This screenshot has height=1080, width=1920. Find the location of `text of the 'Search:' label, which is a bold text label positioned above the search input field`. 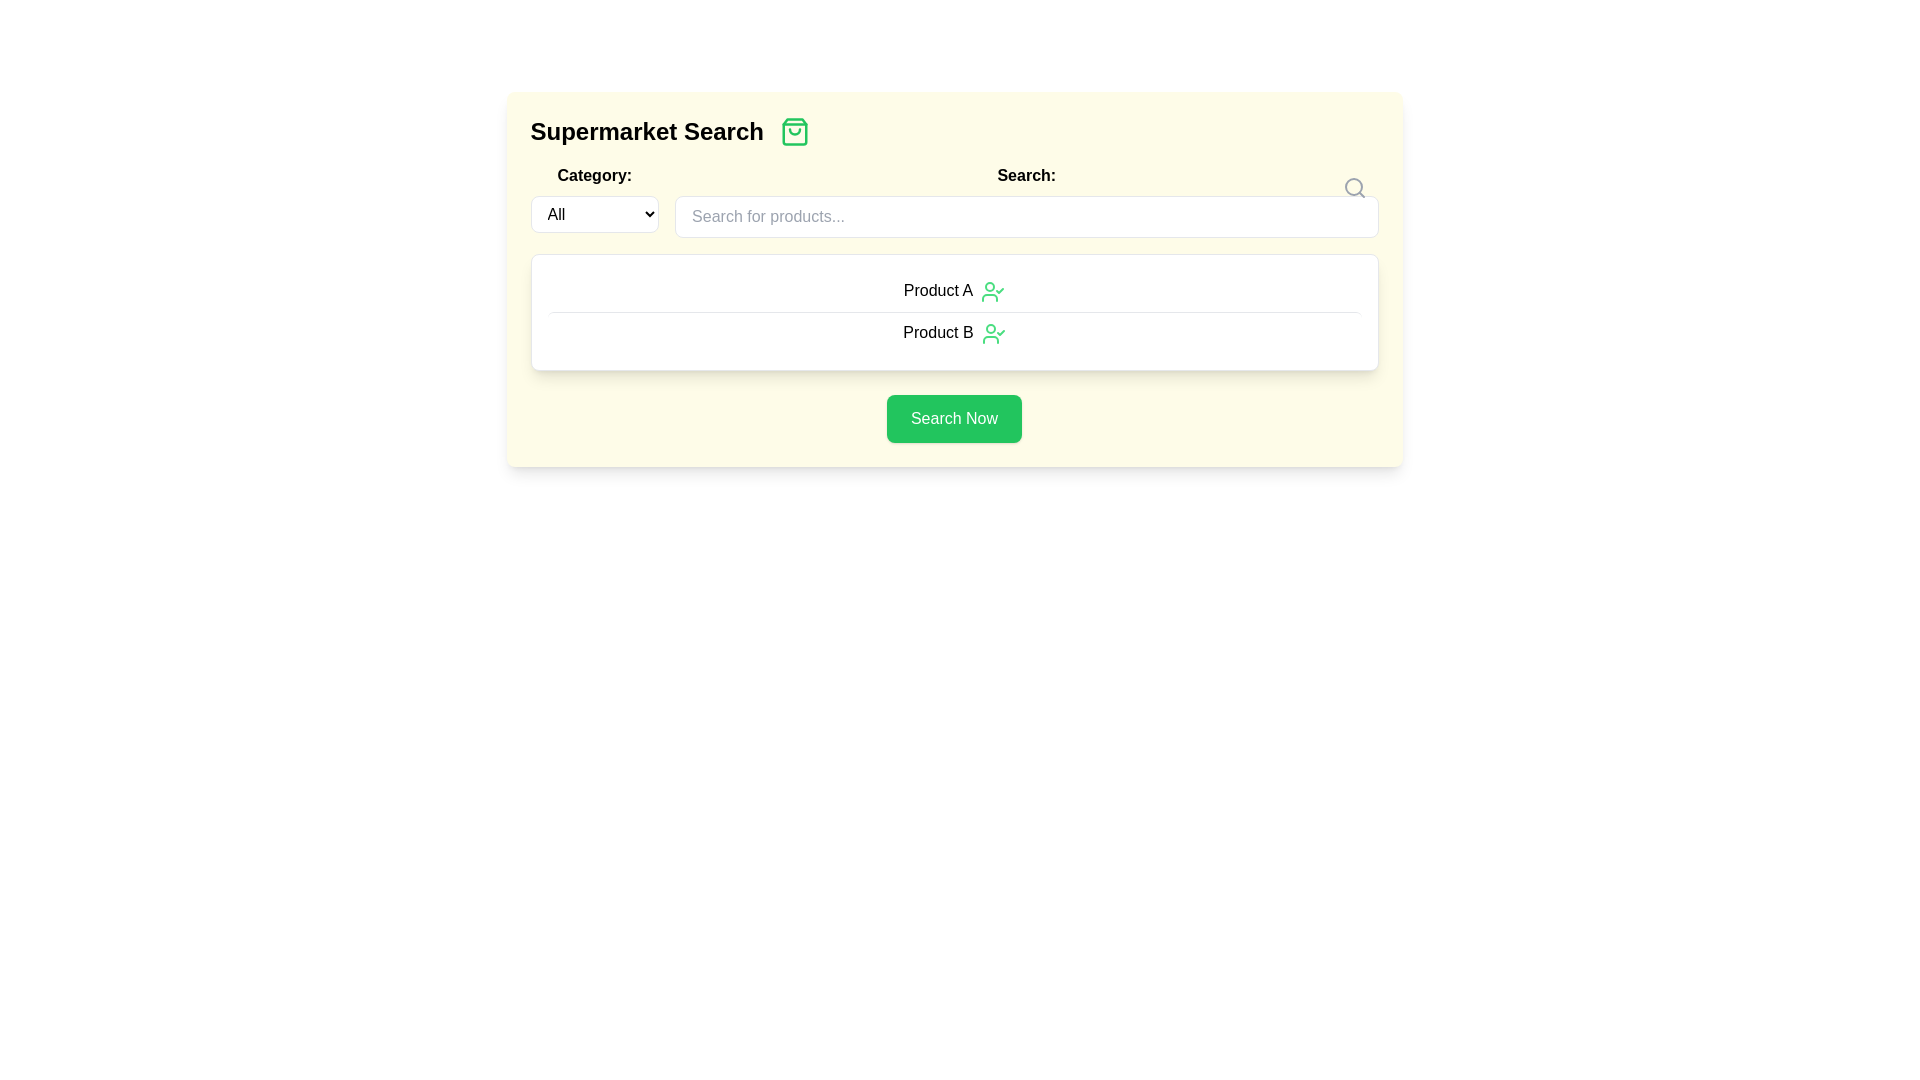

text of the 'Search:' label, which is a bold text label positioned above the search input field is located at coordinates (1026, 175).